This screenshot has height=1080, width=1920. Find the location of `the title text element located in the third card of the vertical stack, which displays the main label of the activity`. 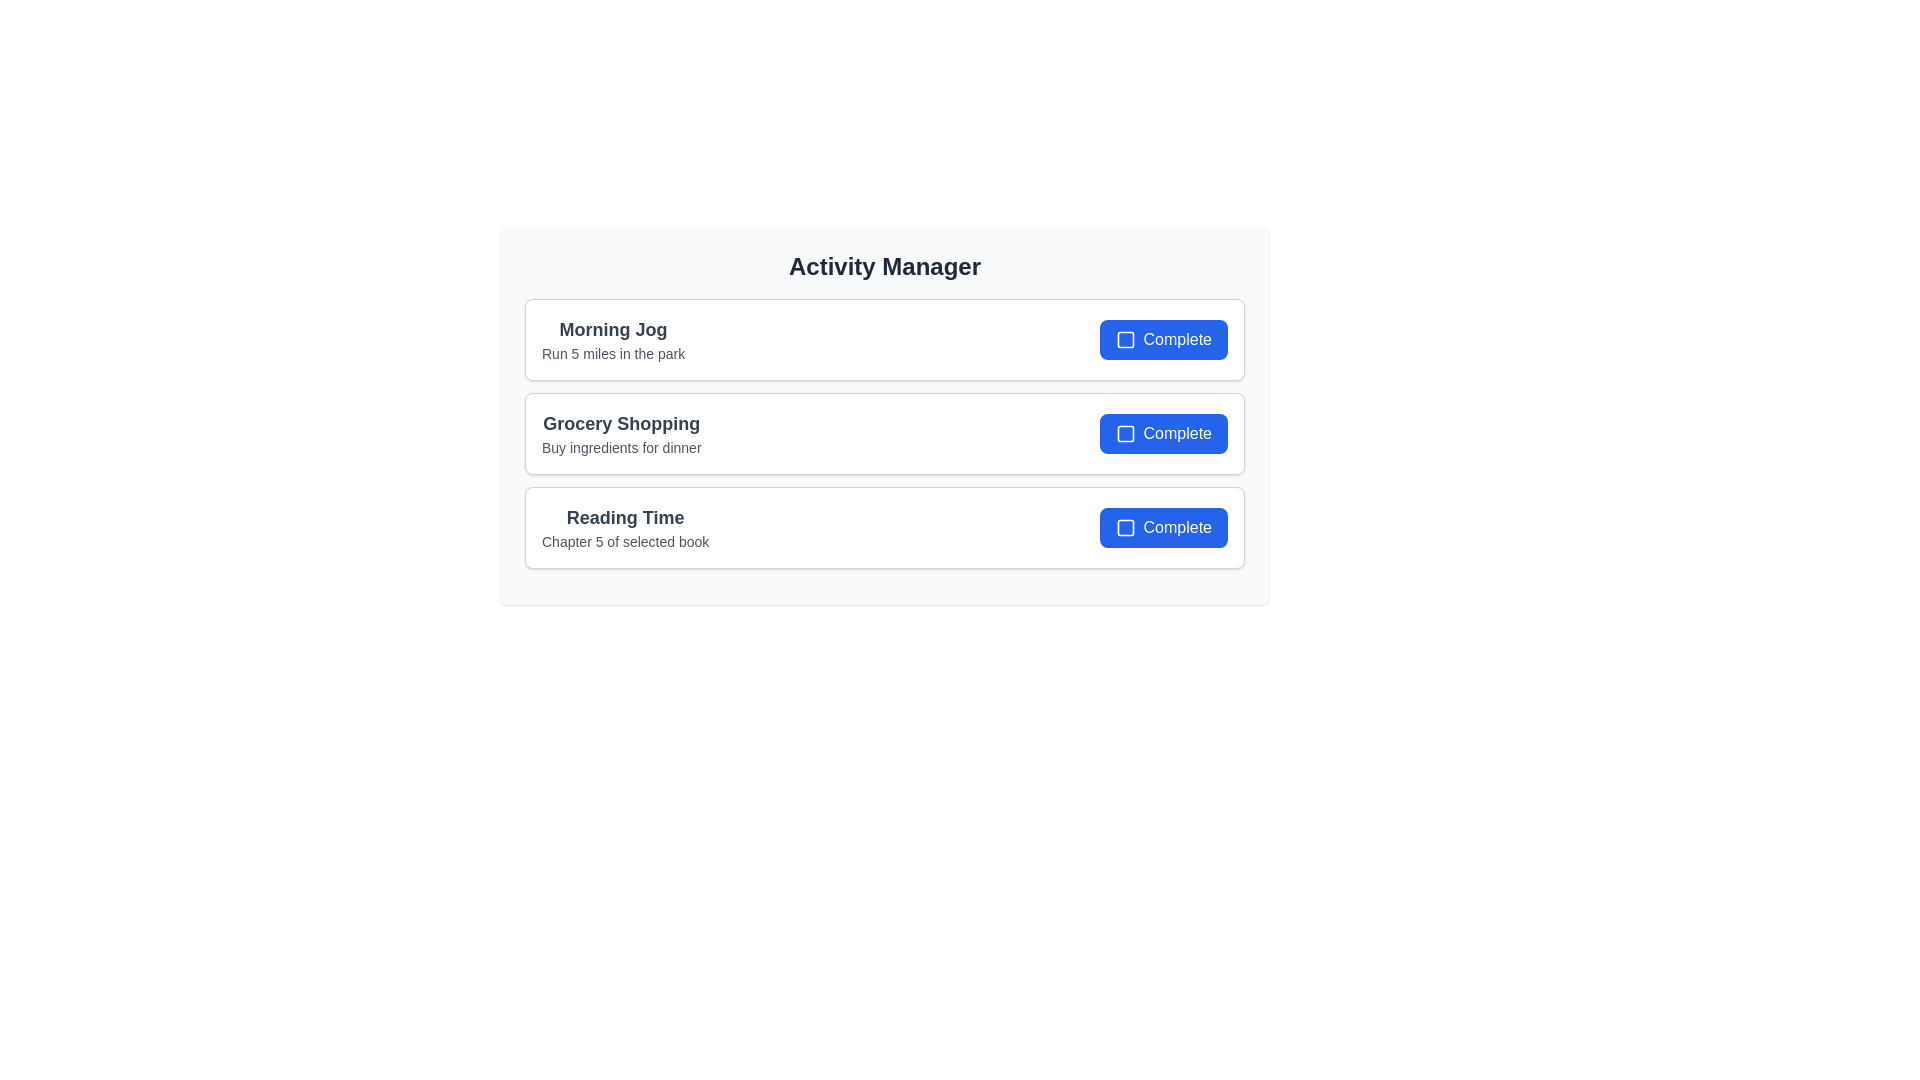

the title text element located in the third card of the vertical stack, which displays the main label of the activity is located at coordinates (624, 516).